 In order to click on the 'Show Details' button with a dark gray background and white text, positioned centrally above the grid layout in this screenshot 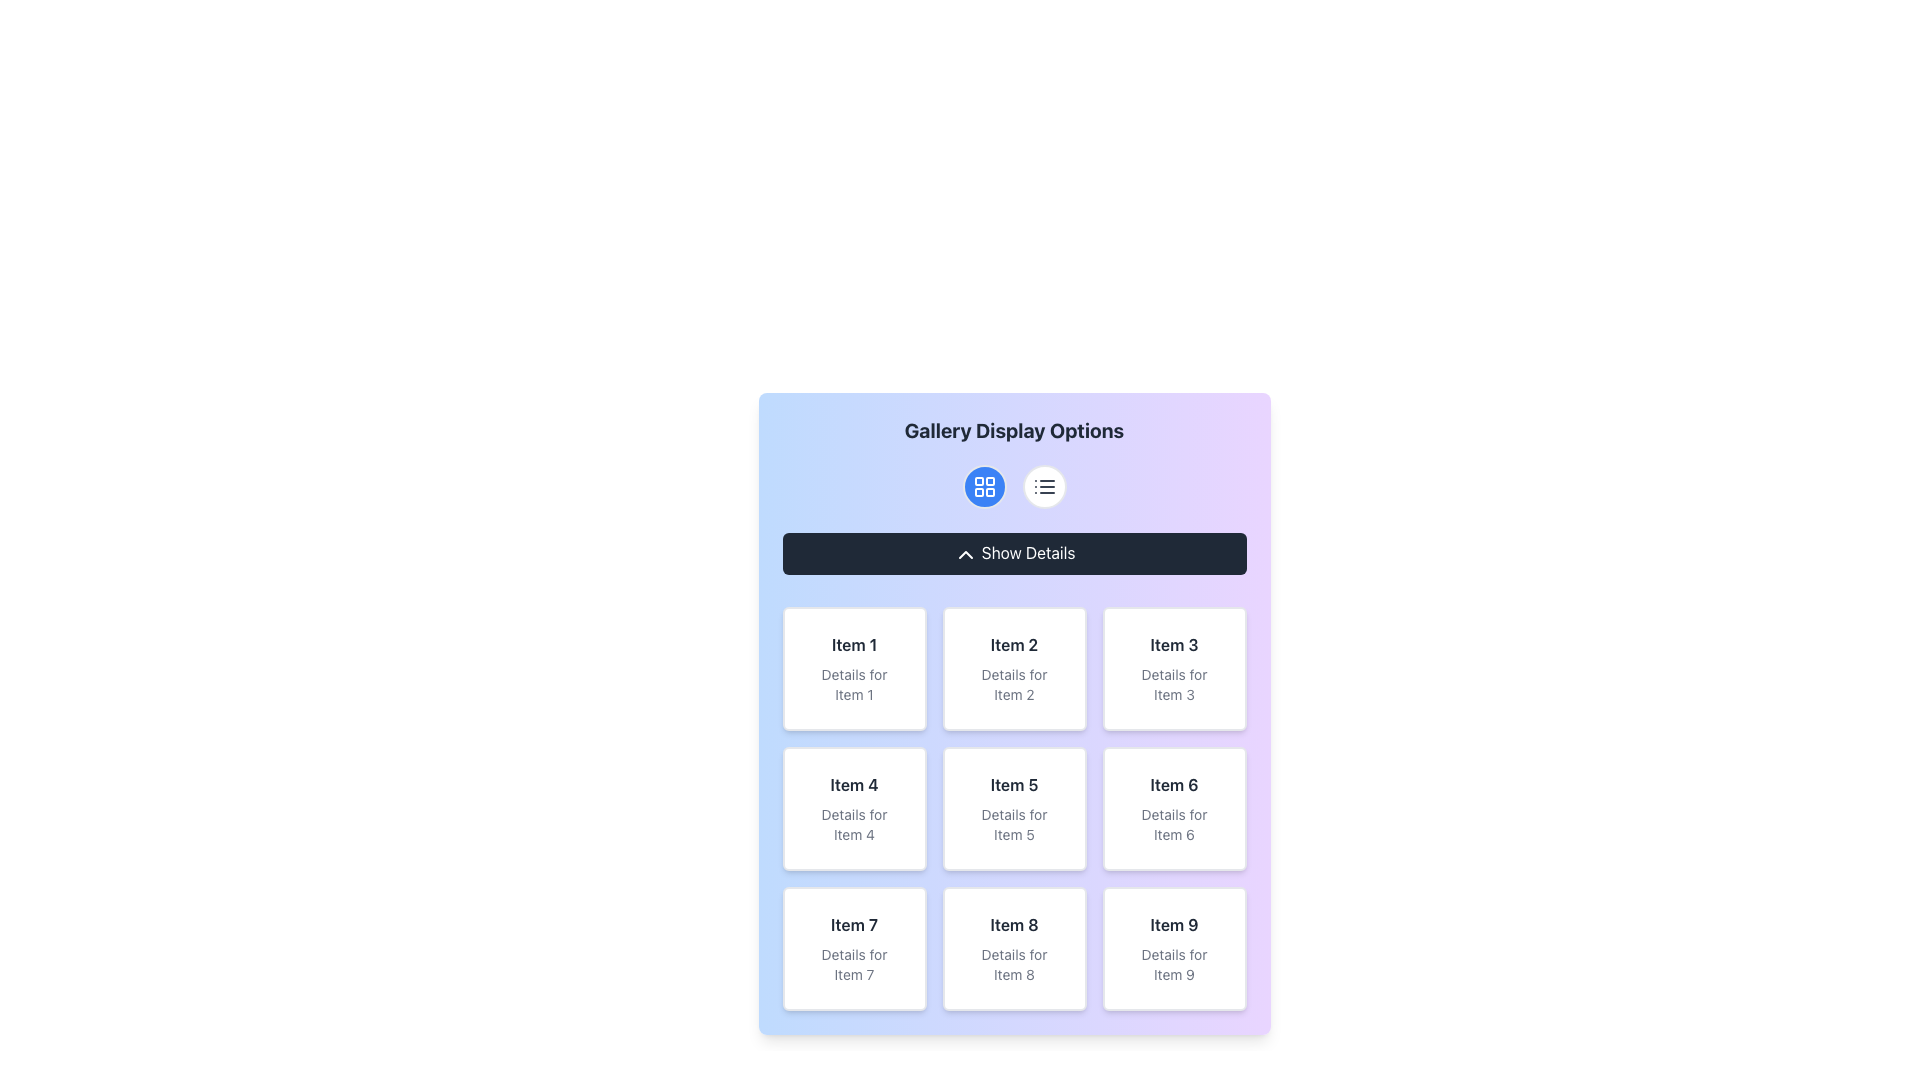, I will do `click(1014, 553)`.